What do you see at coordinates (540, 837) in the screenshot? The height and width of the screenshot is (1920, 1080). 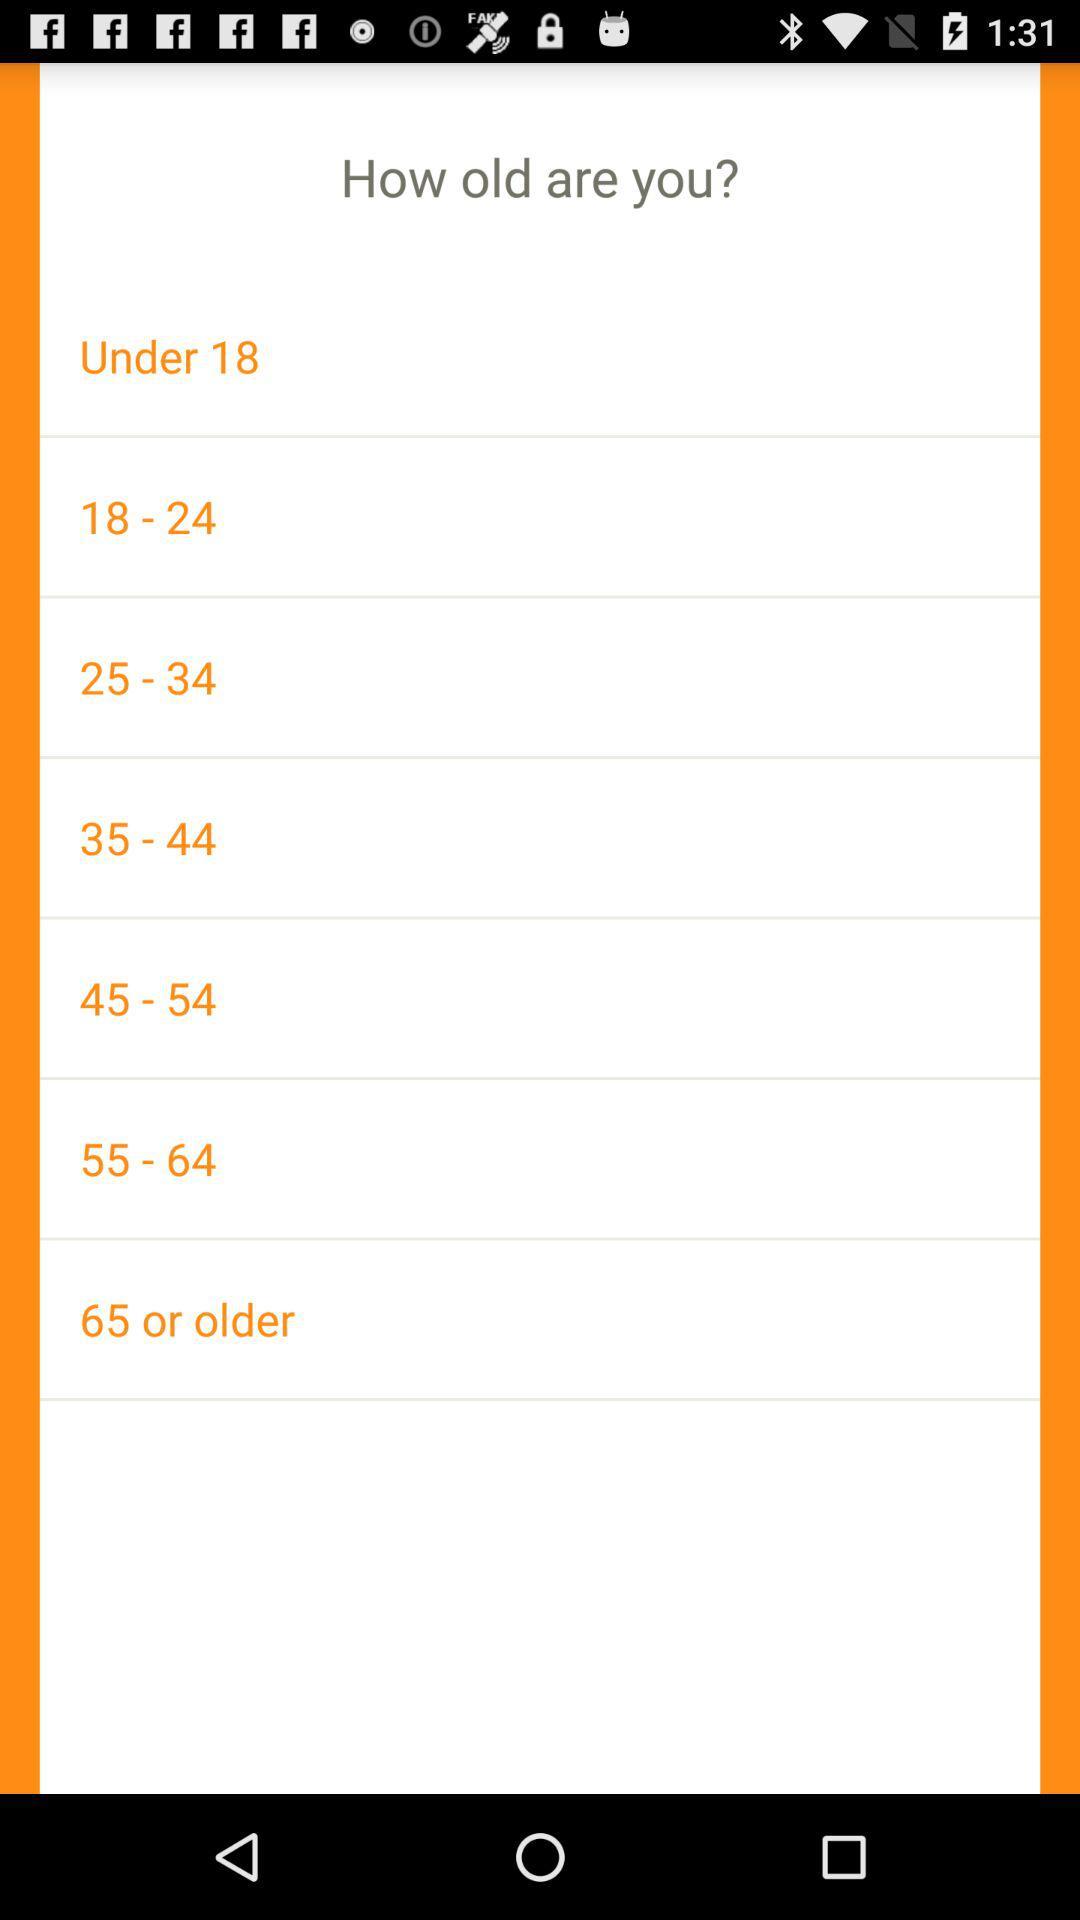 I see `app above the 45 - 54 icon` at bounding box center [540, 837].